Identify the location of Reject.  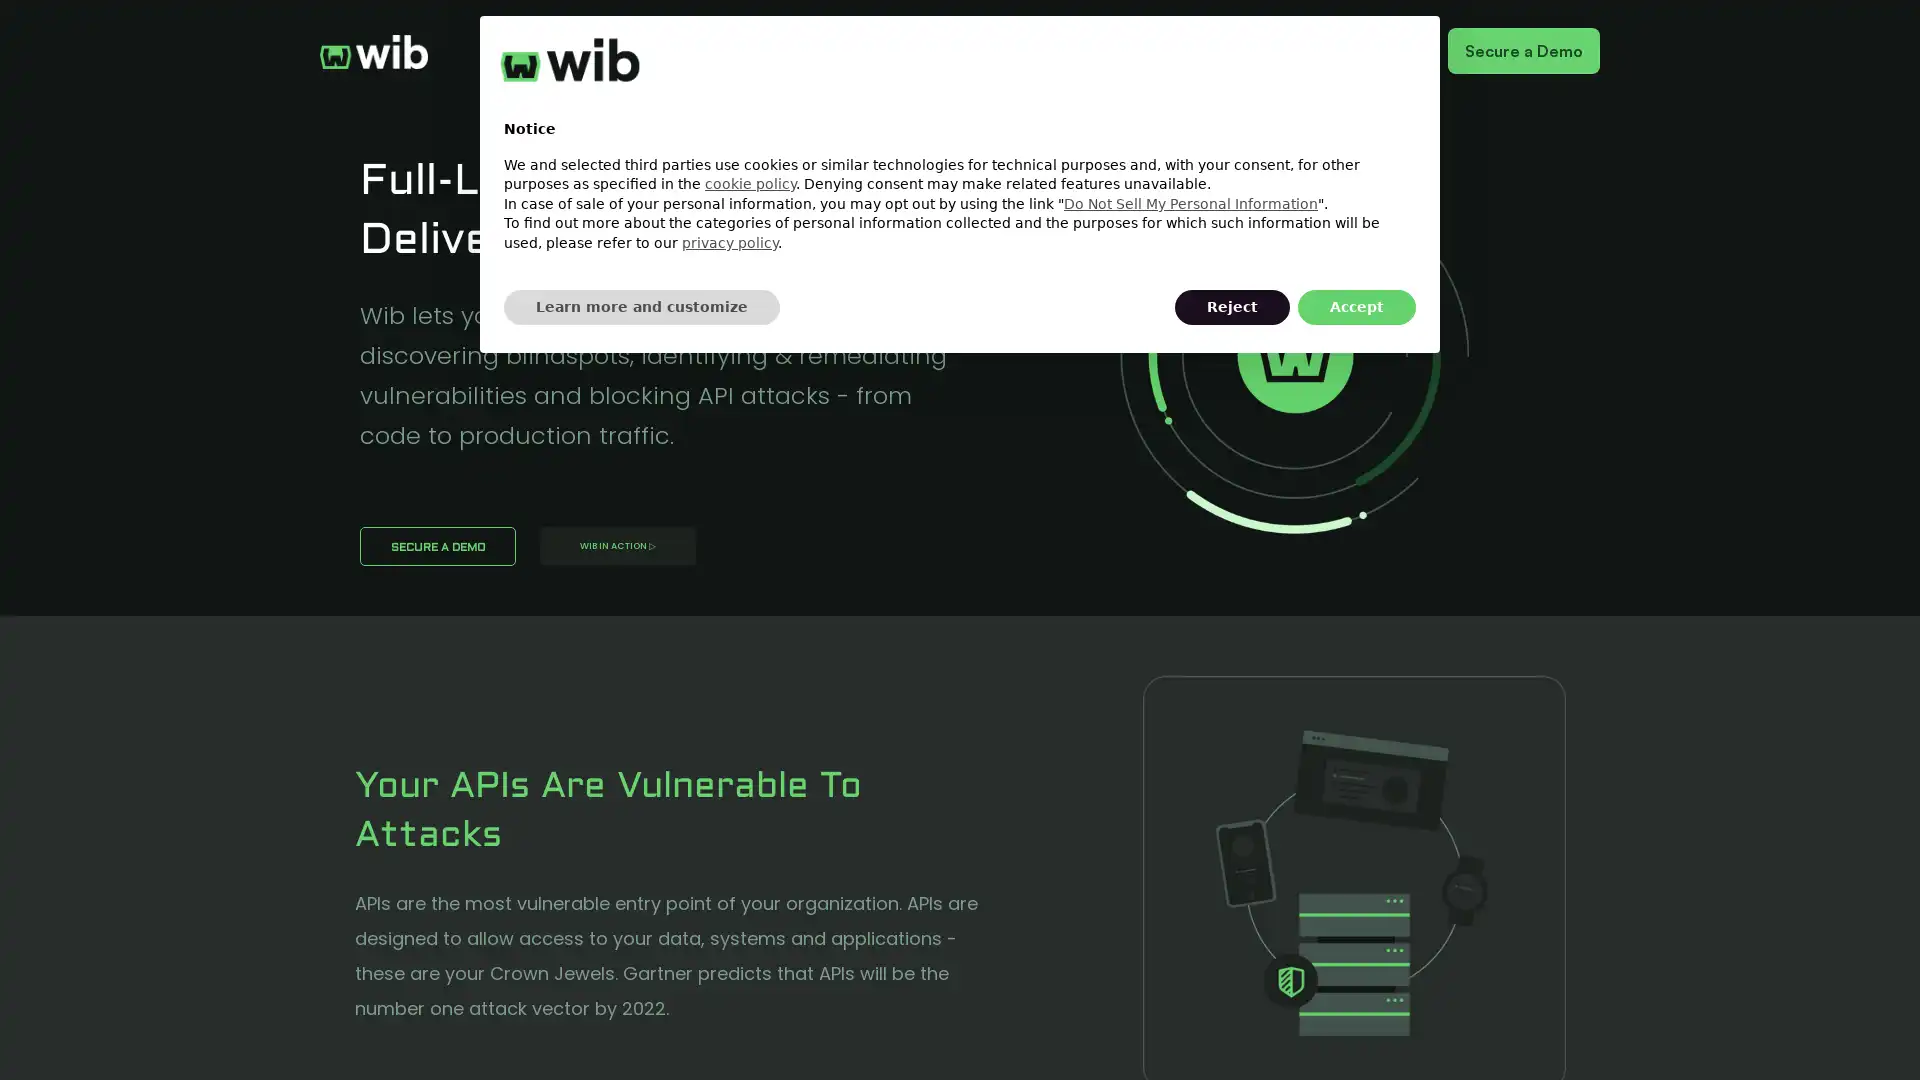
(1231, 307).